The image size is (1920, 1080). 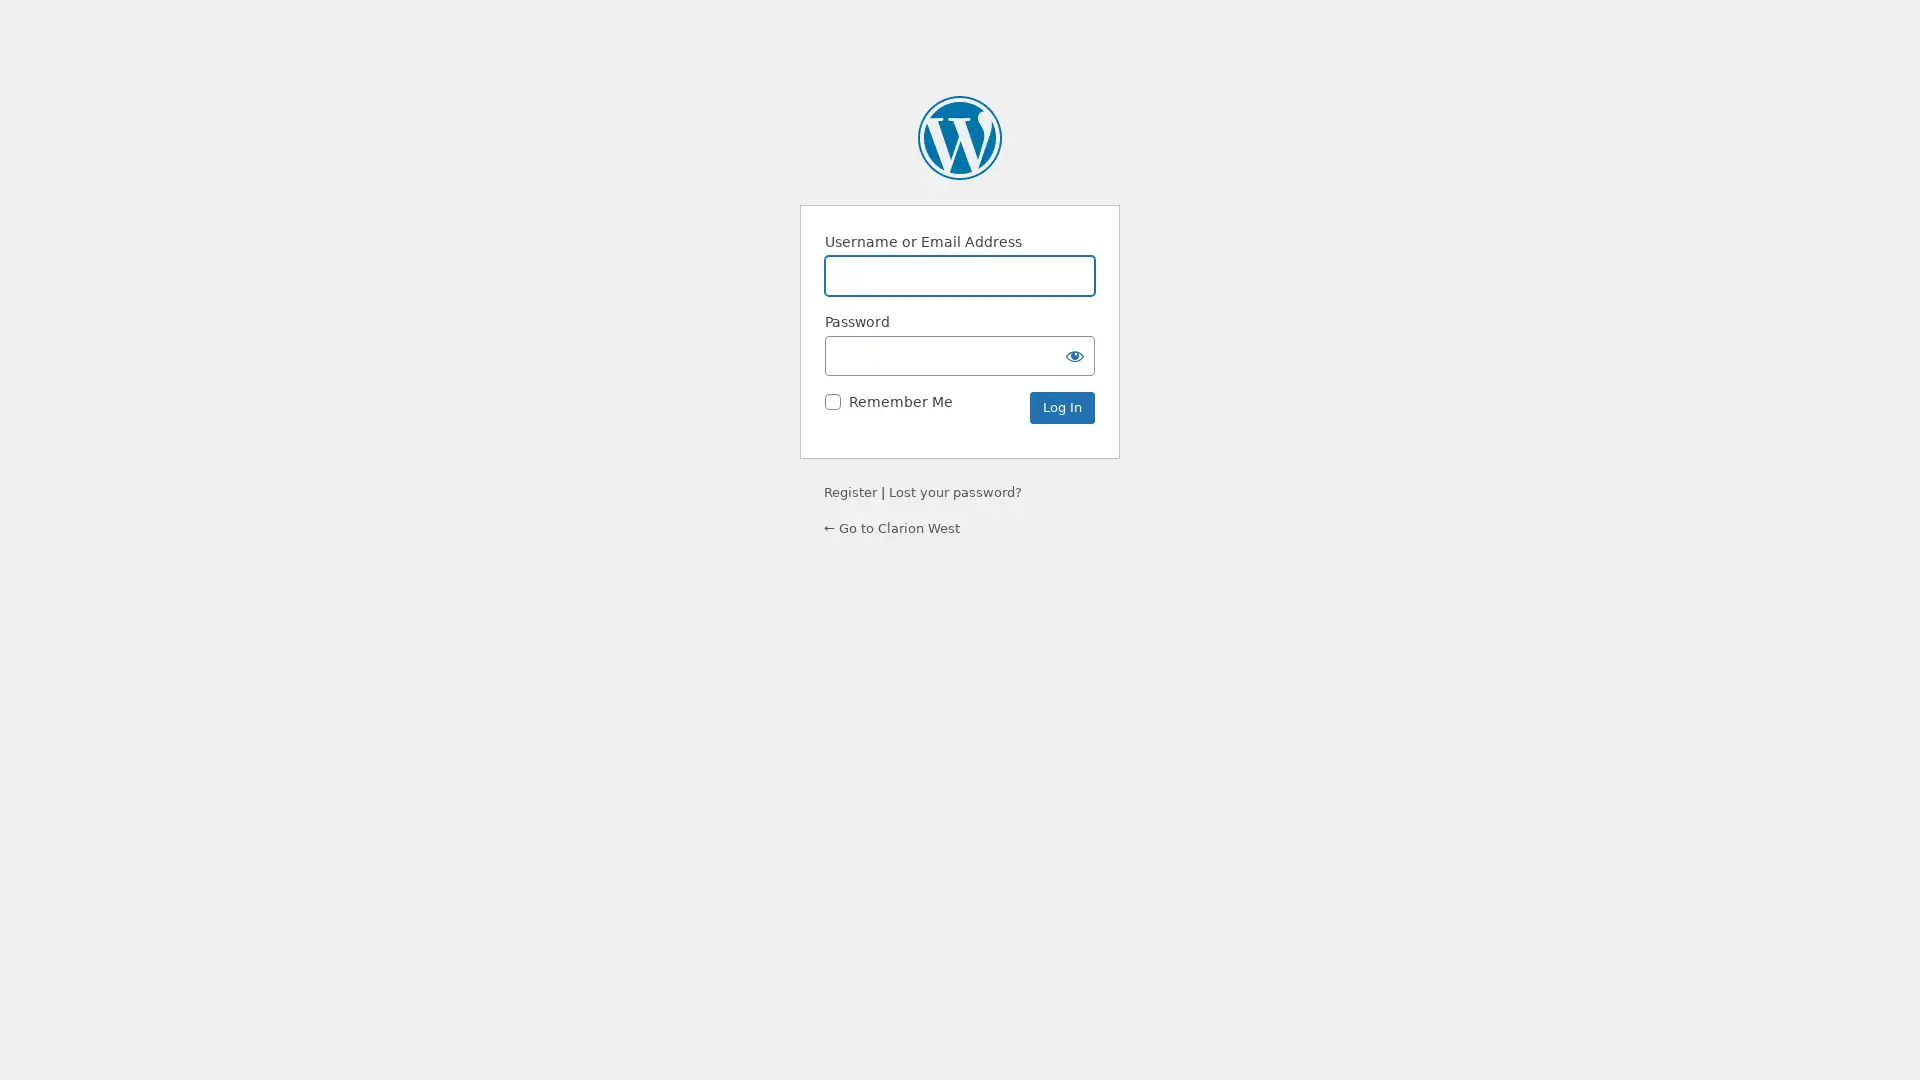 I want to click on Show password, so click(x=1074, y=354).